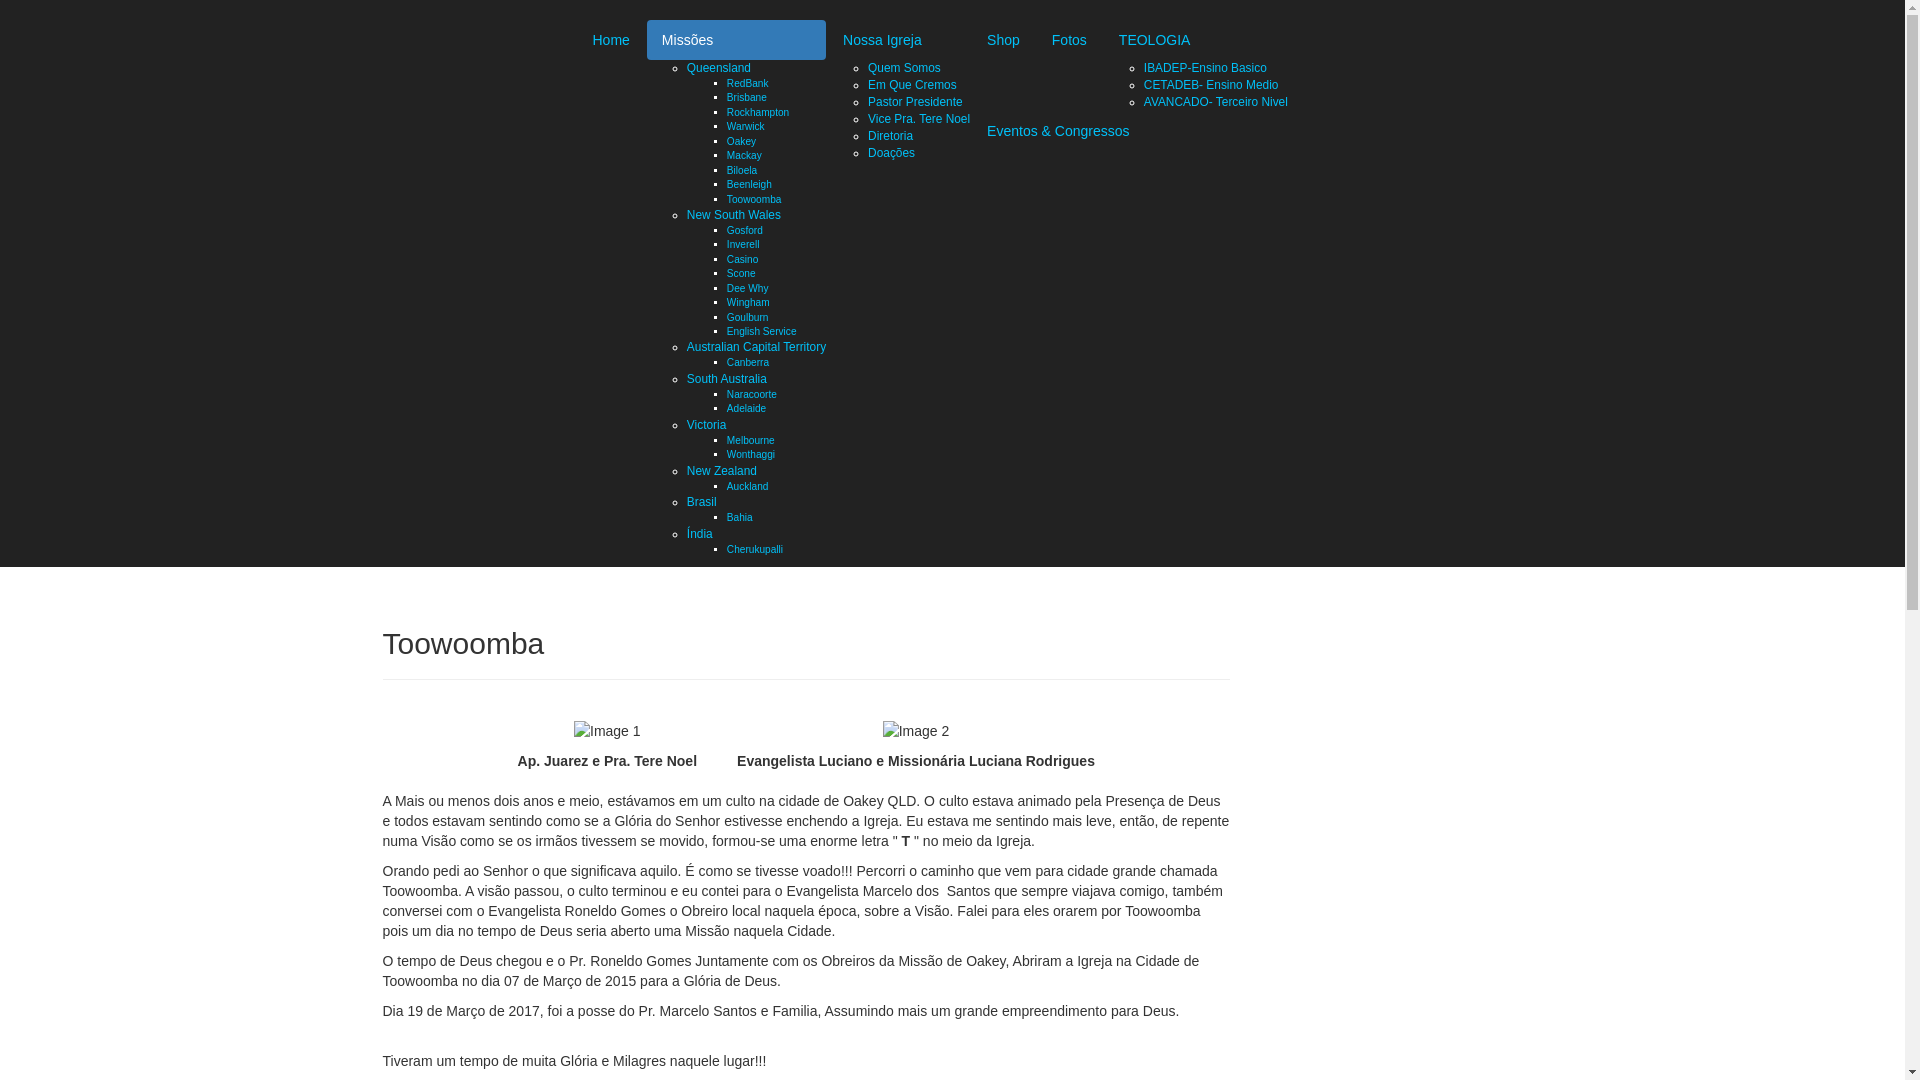 This screenshot has width=1920, height=1080. I want to click on 'Naracoorte', so click(751, 394).